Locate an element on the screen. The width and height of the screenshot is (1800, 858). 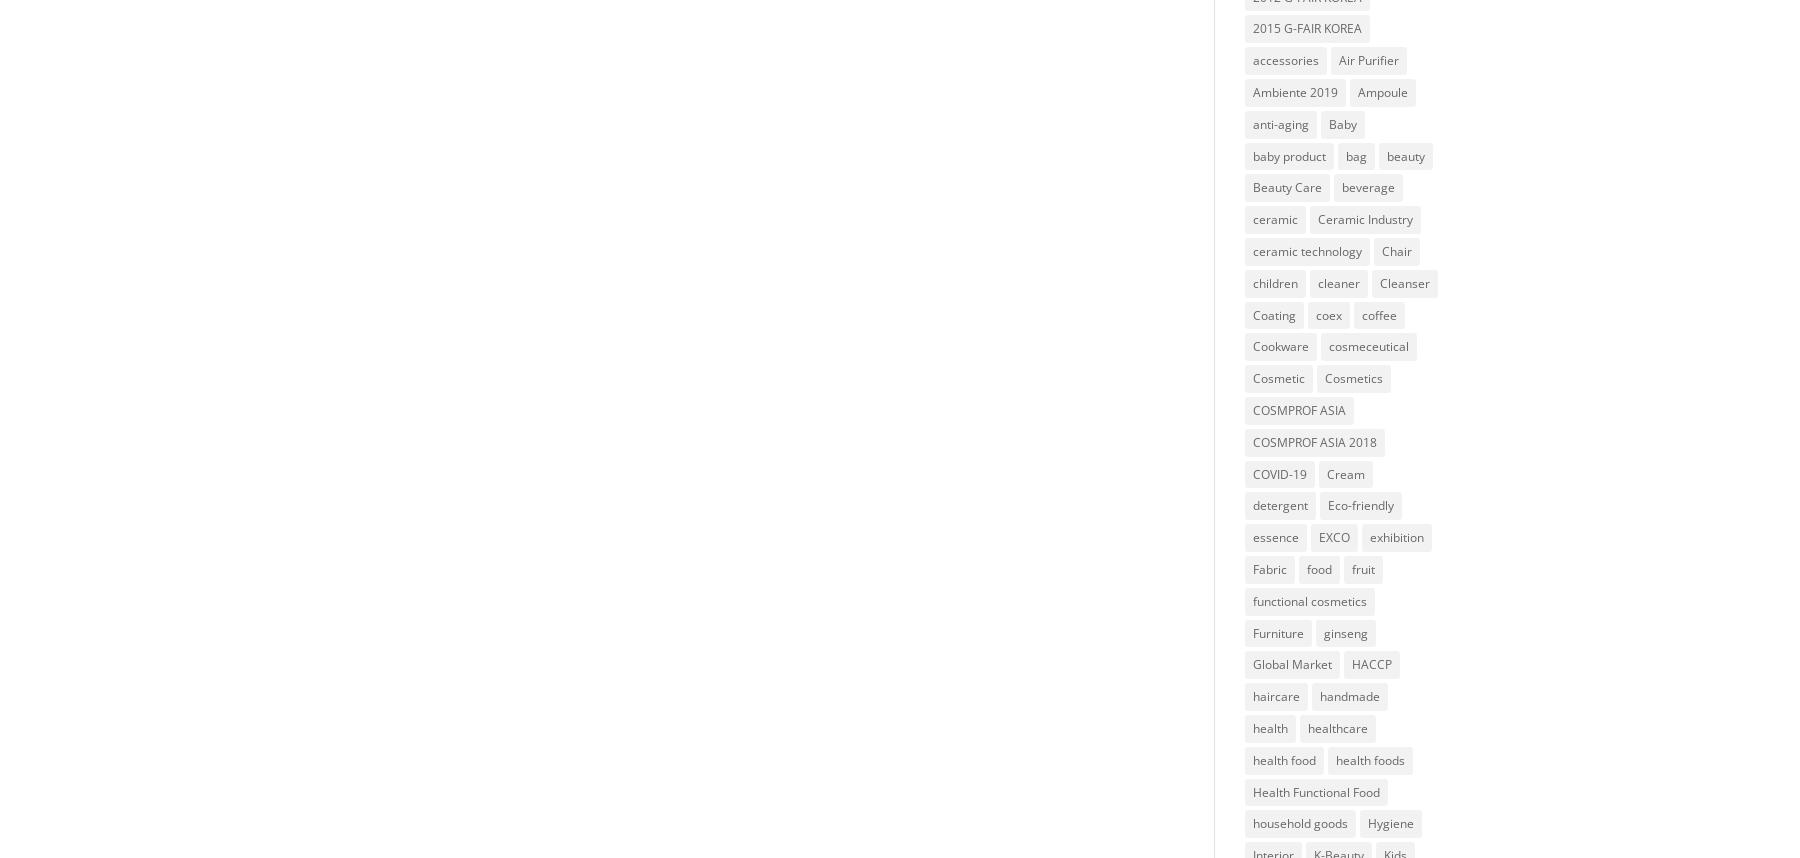
'coex' is located at coordinates (1328, 313).